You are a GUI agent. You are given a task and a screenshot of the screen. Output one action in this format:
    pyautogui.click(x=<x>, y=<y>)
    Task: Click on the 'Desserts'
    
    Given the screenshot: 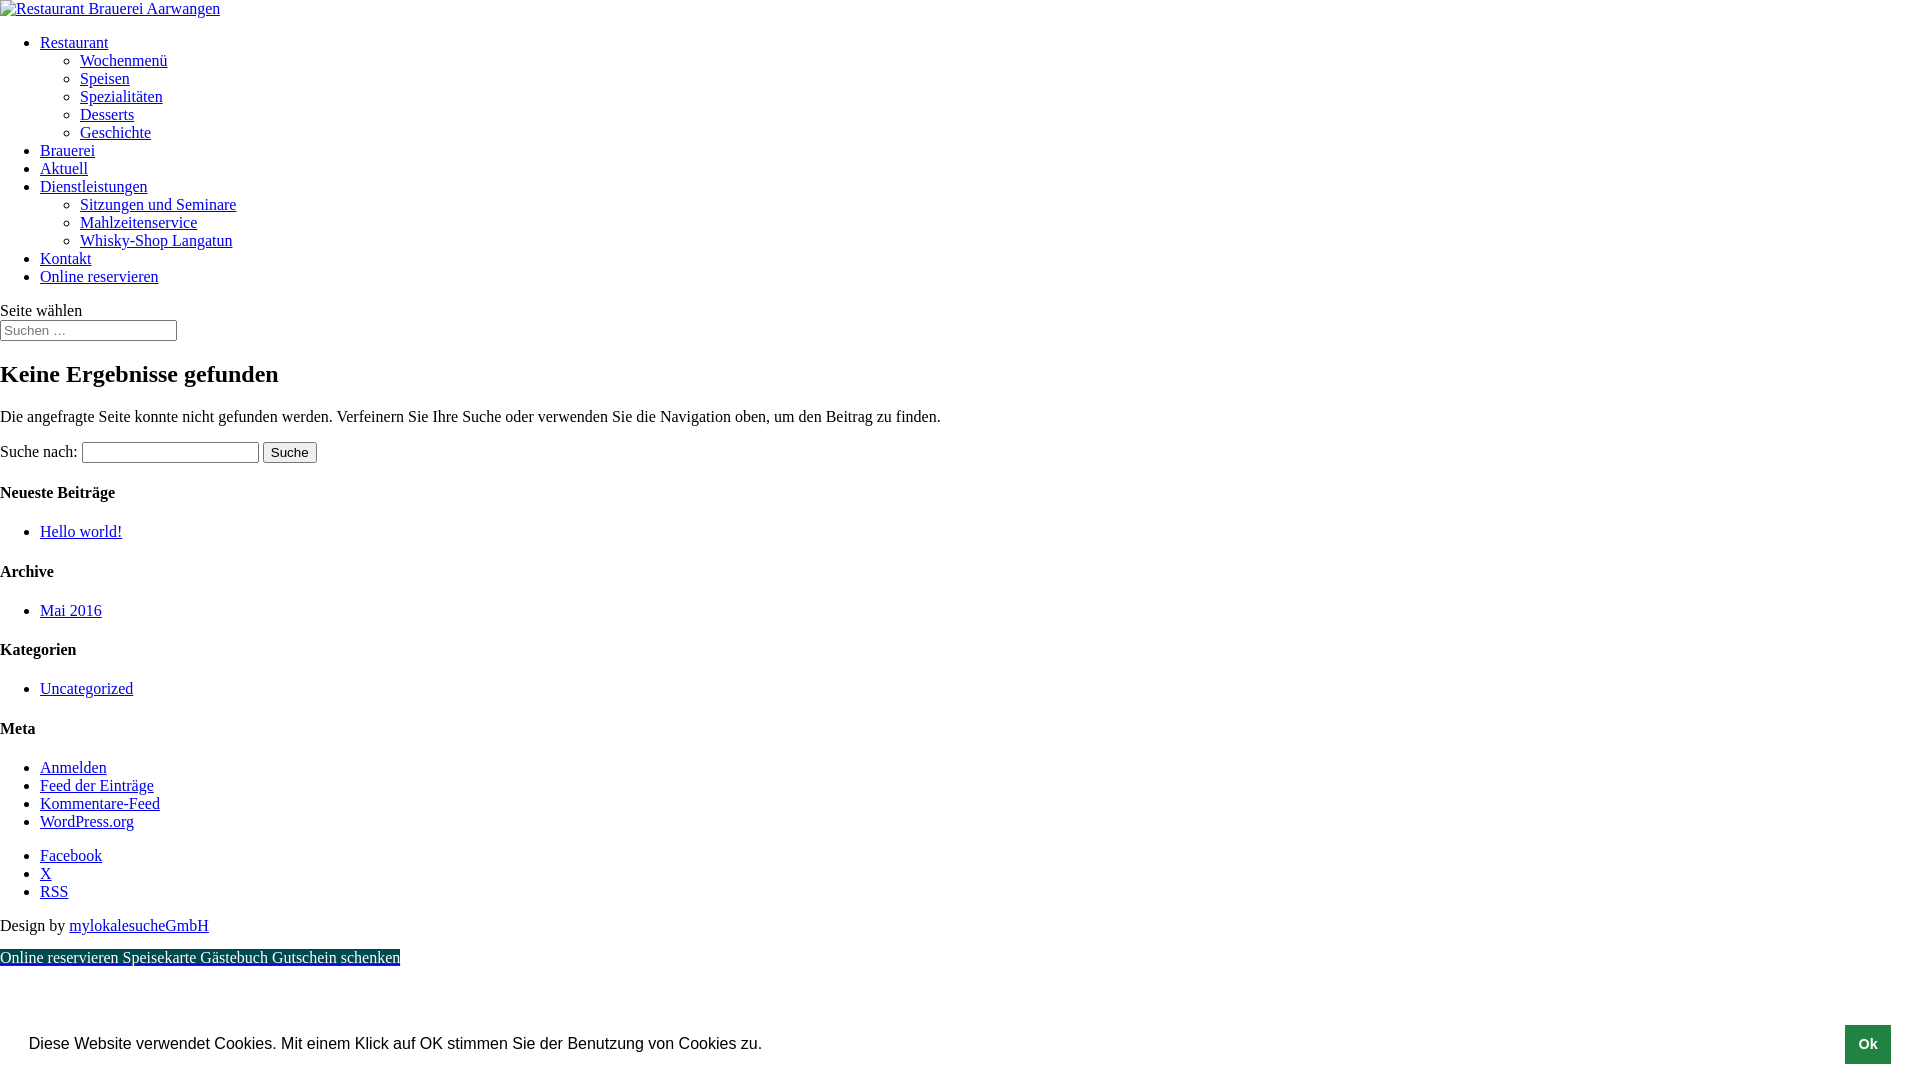 What is the action you would take?
    pyautogui.click(x=105, y=114)
    